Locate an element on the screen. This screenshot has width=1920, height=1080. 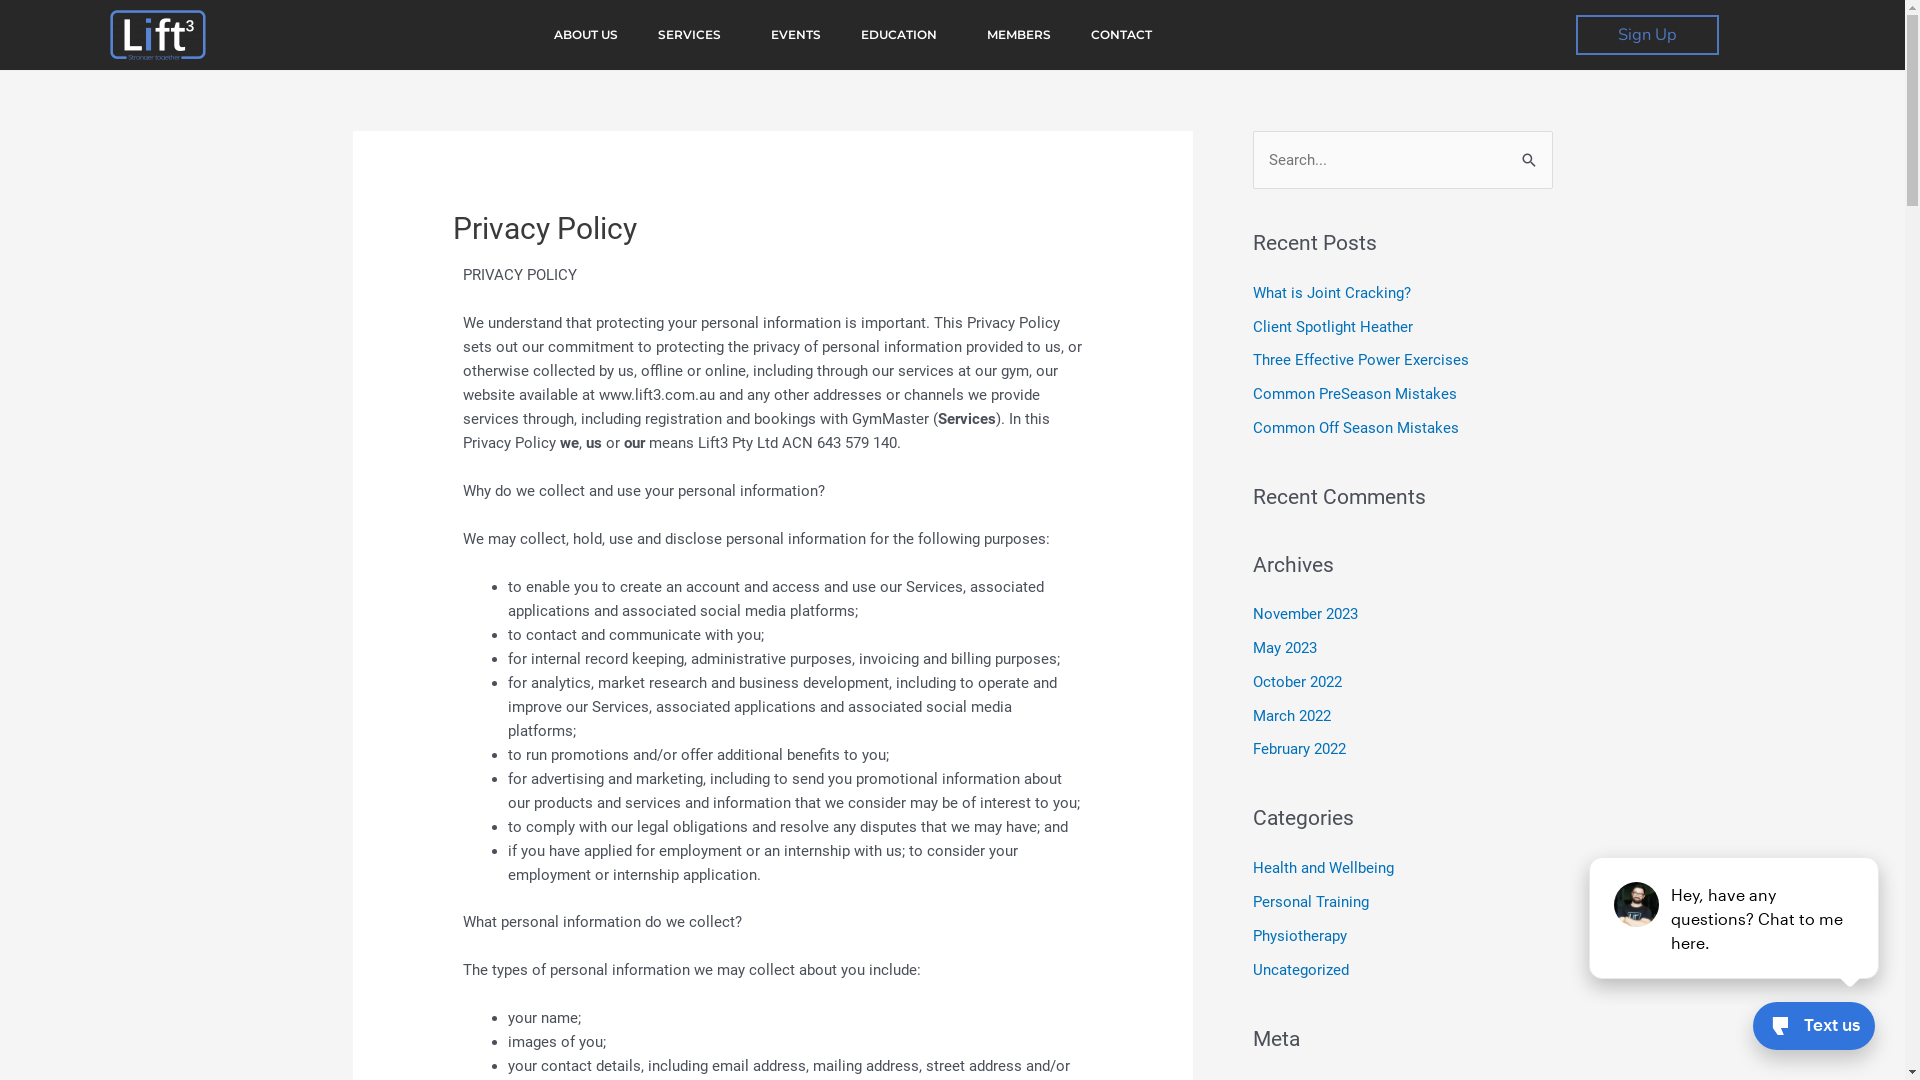
'October 2022' is located at coordinates (1296, 681).